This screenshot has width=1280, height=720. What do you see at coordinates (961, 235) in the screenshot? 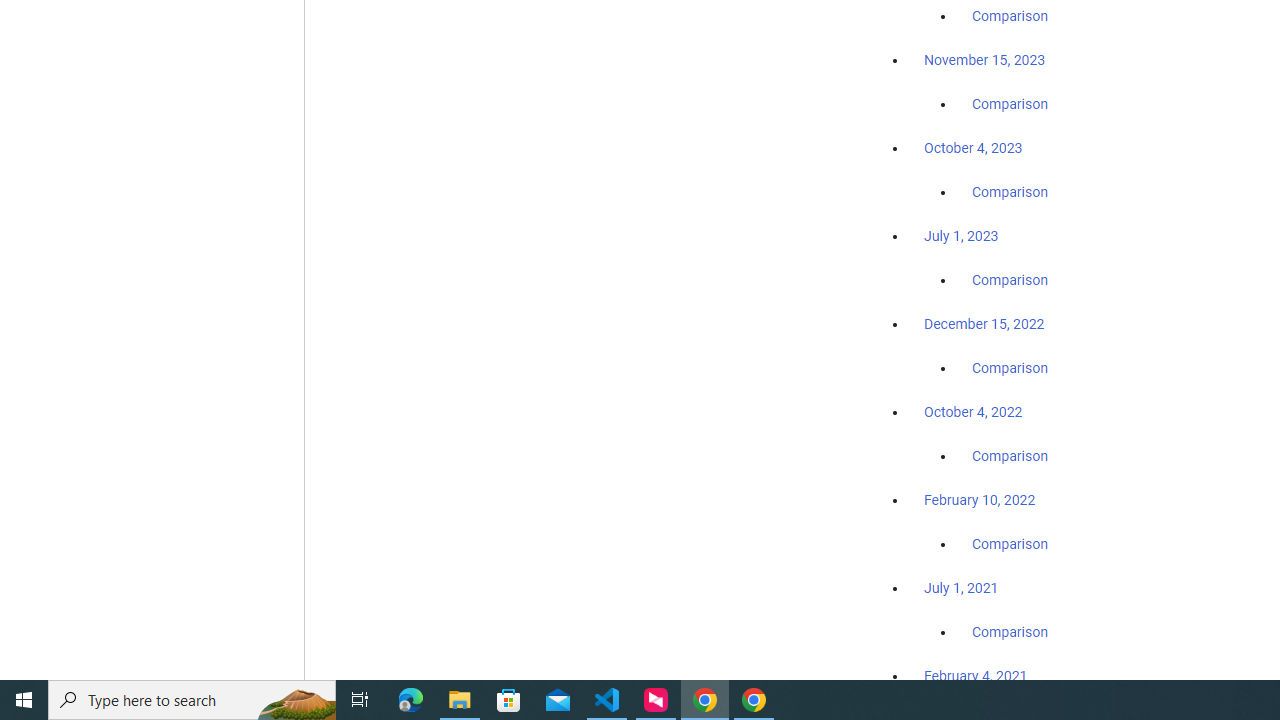
I see `'July 1, 2023'` at bounding box center [961, 235].